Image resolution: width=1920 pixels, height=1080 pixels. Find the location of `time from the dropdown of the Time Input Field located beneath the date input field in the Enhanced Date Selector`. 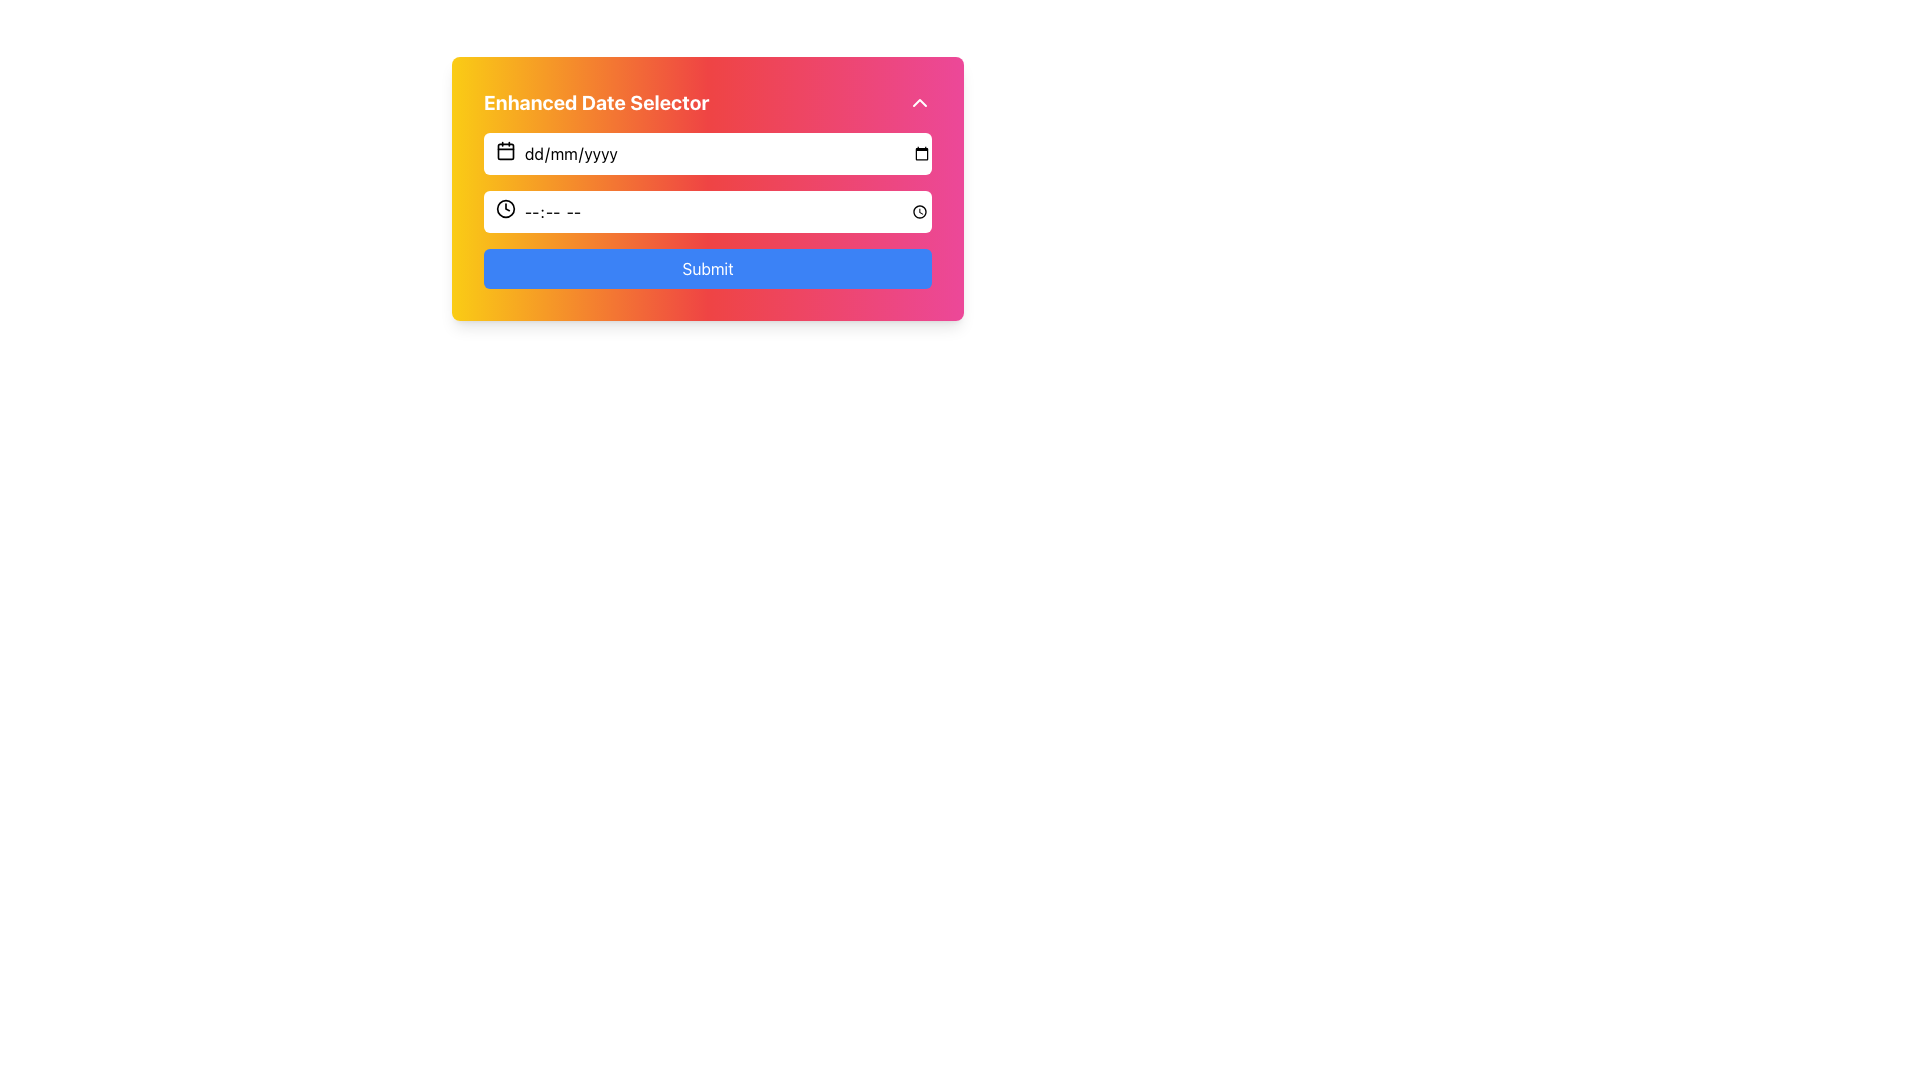

time from the dropdown of the Time Input Field located beneath the date input field in the Enhanced Date Selector is located at coordinates (708, 212).